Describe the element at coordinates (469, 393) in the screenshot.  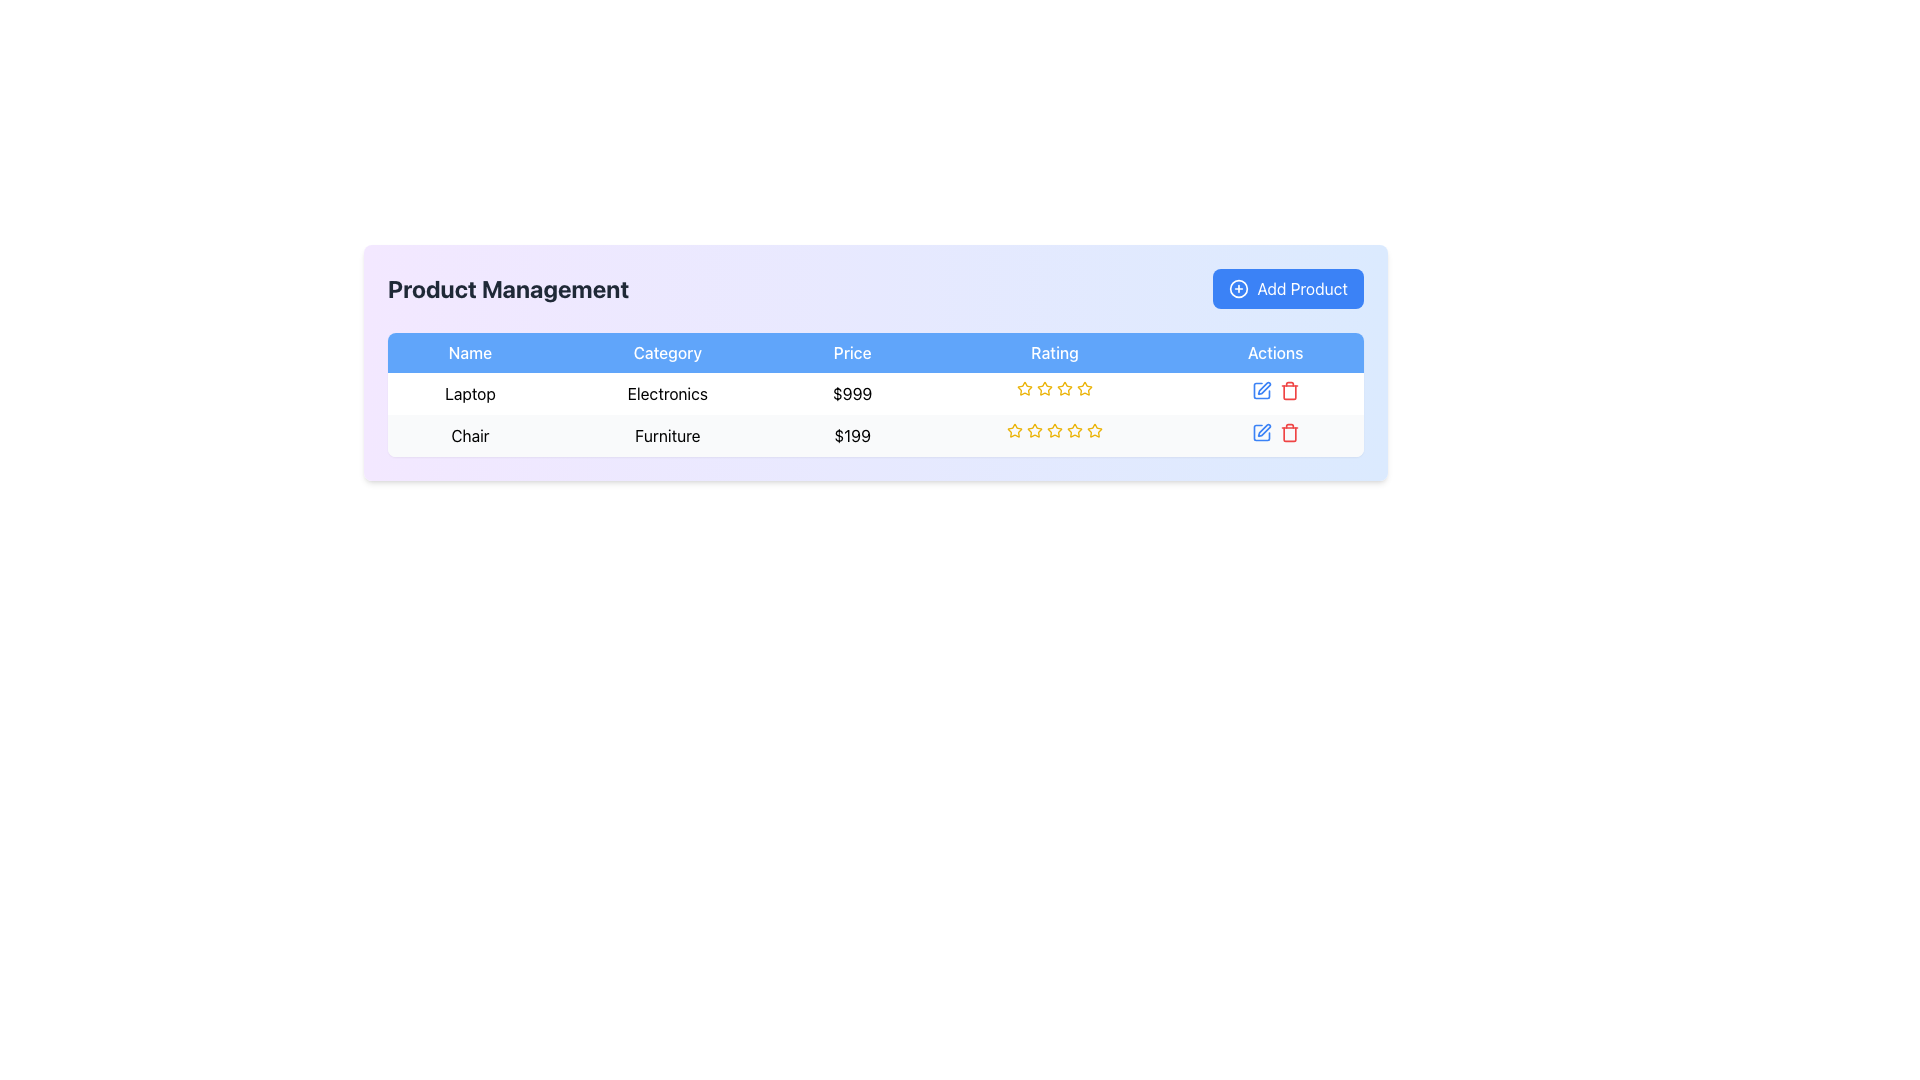
I see `the adjacent table components based on the content of the text label reading 'Laptop', which is the first cell in the first data row under the 'Name' column` at that location.